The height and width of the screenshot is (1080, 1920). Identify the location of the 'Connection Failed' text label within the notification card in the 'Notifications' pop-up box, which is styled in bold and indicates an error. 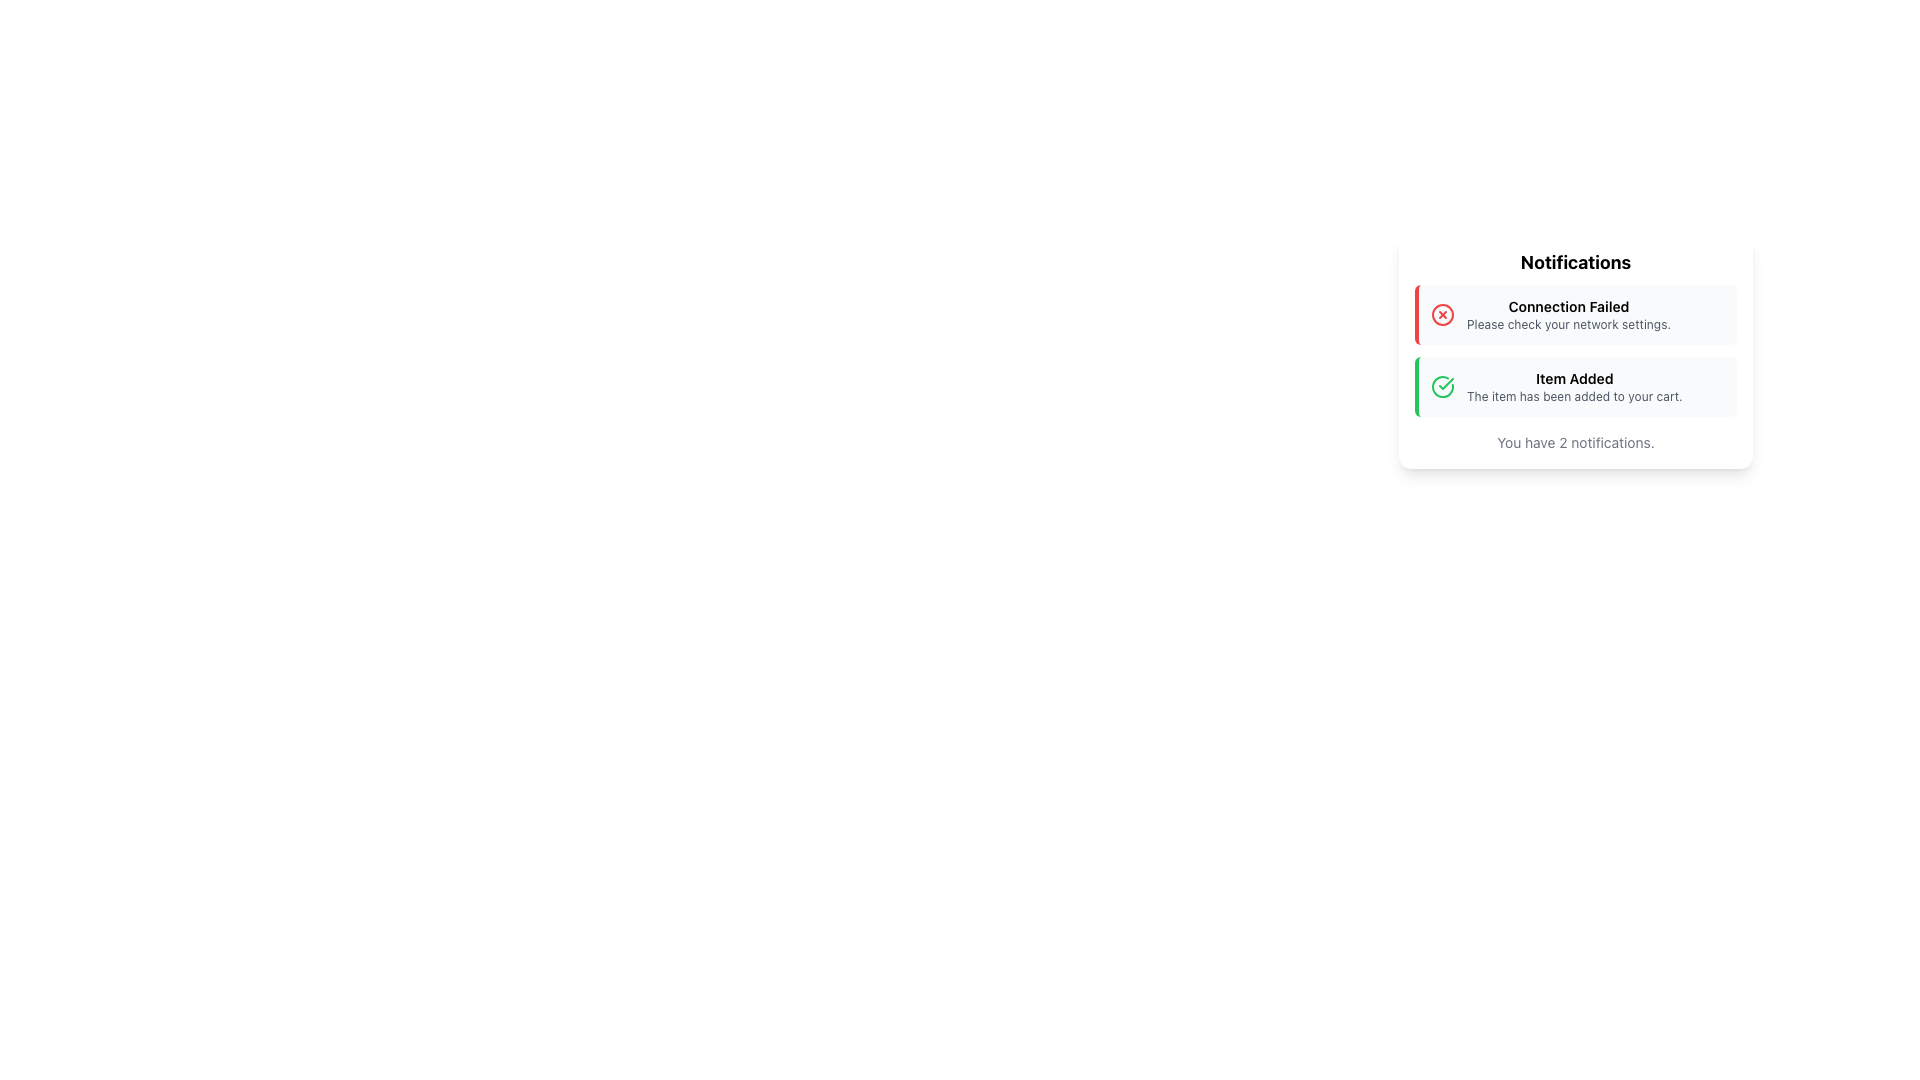
(1568, 307).